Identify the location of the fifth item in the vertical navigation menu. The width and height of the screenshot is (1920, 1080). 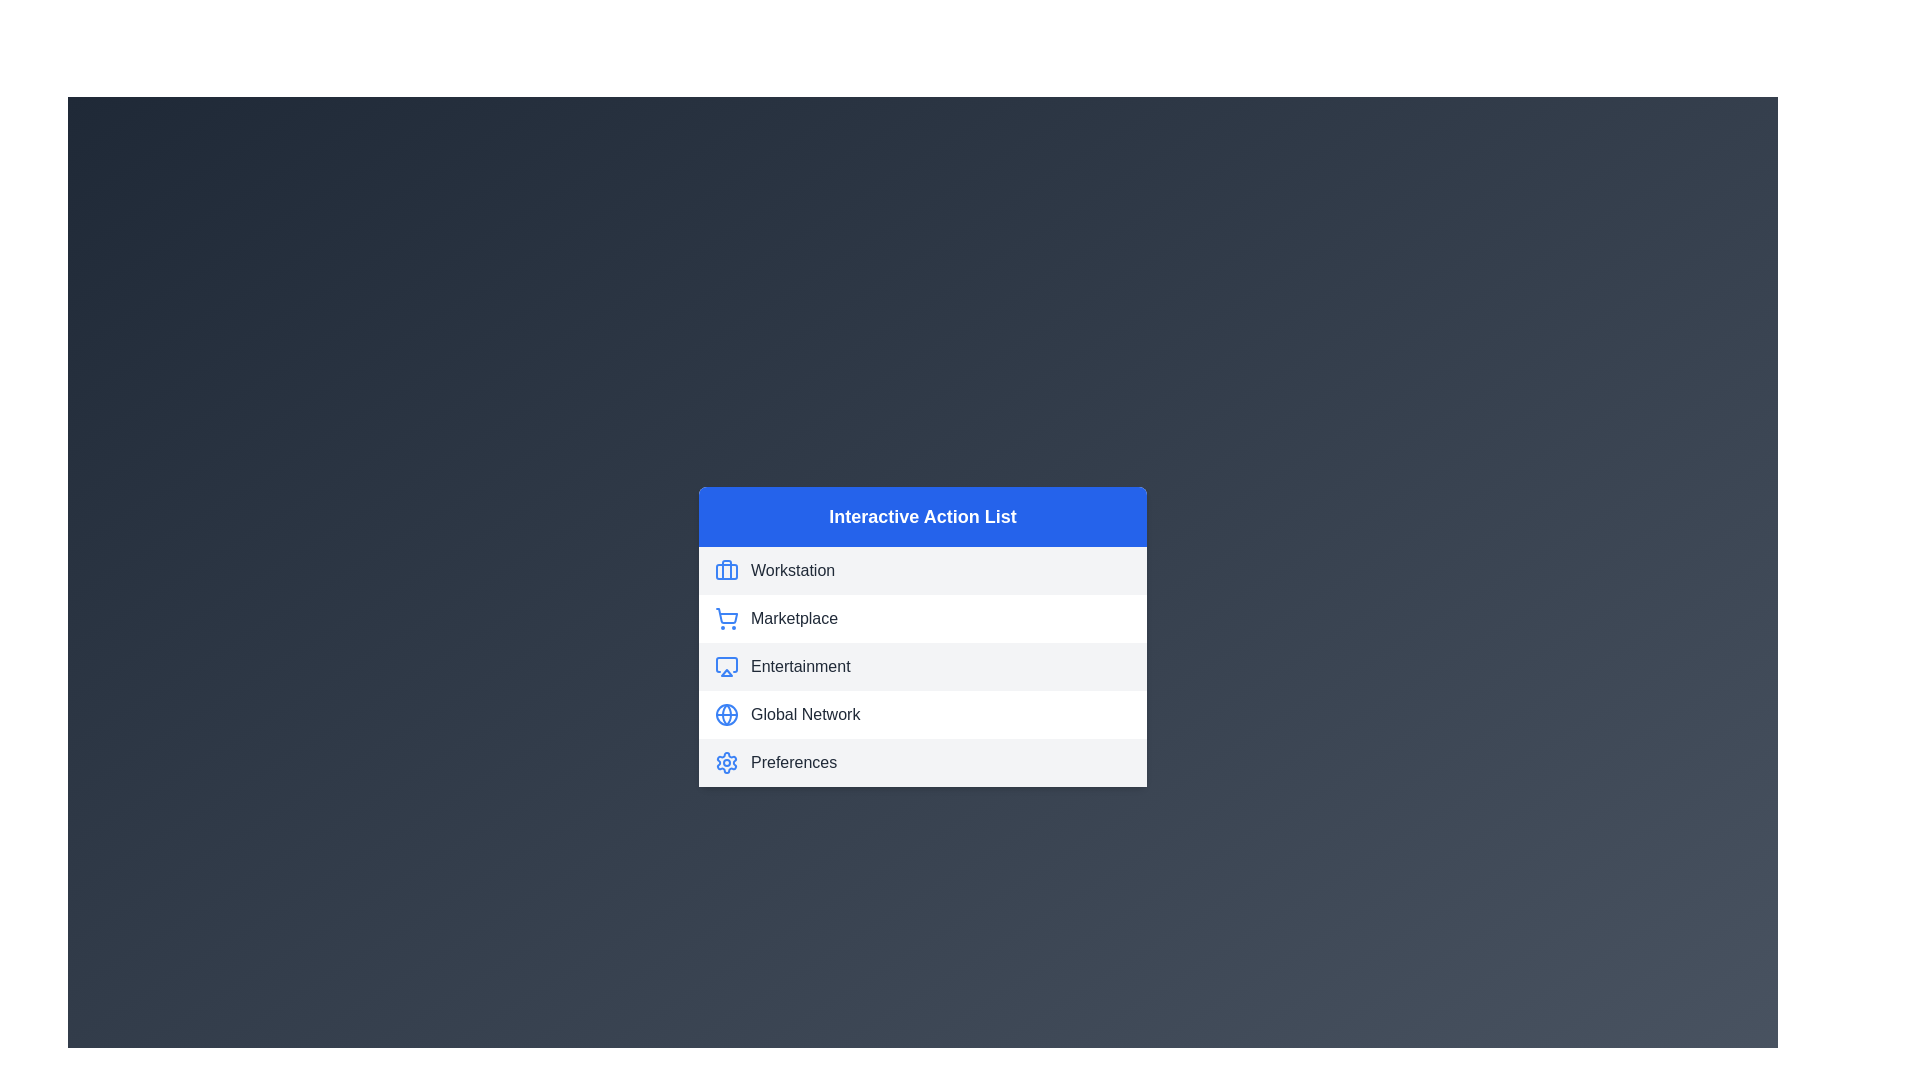
(921, 763).